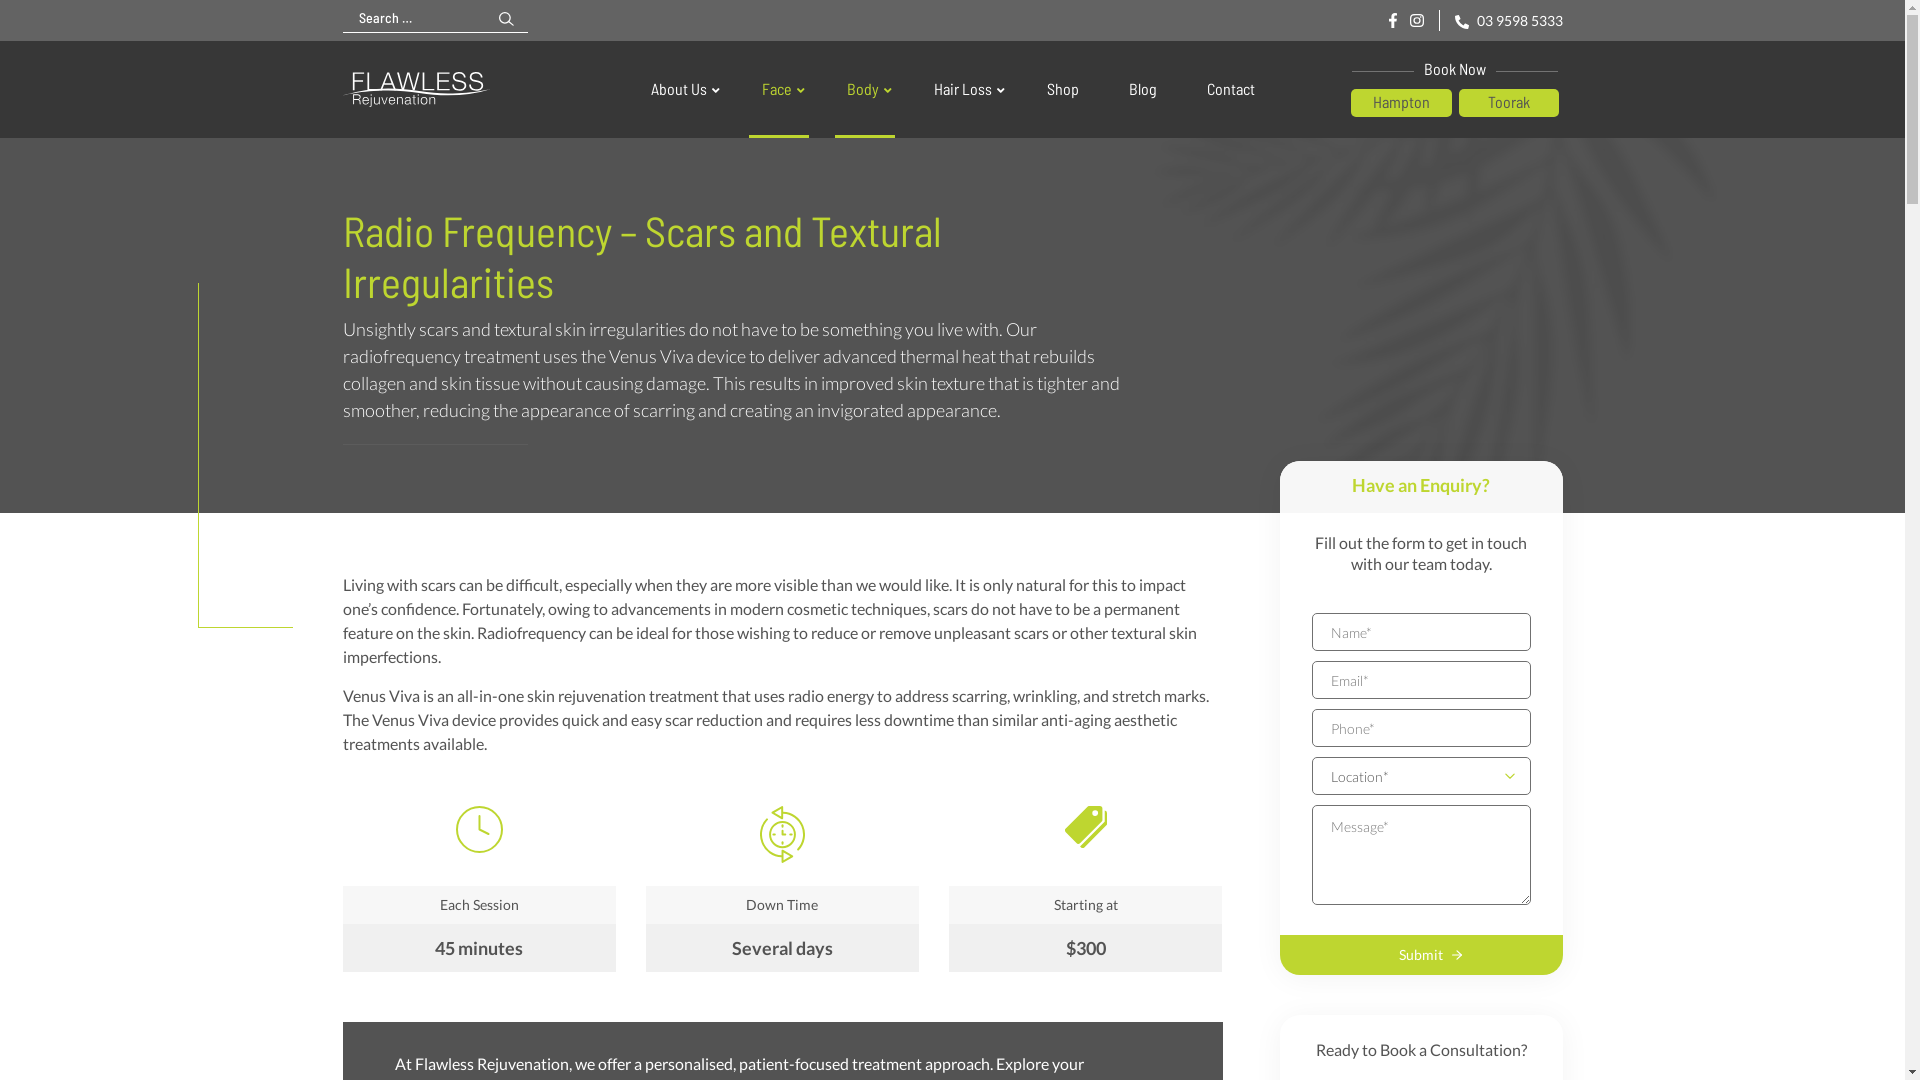  Describe the element at coordinates (864, 88) in the screenshot. I see `'Body'` at that location.